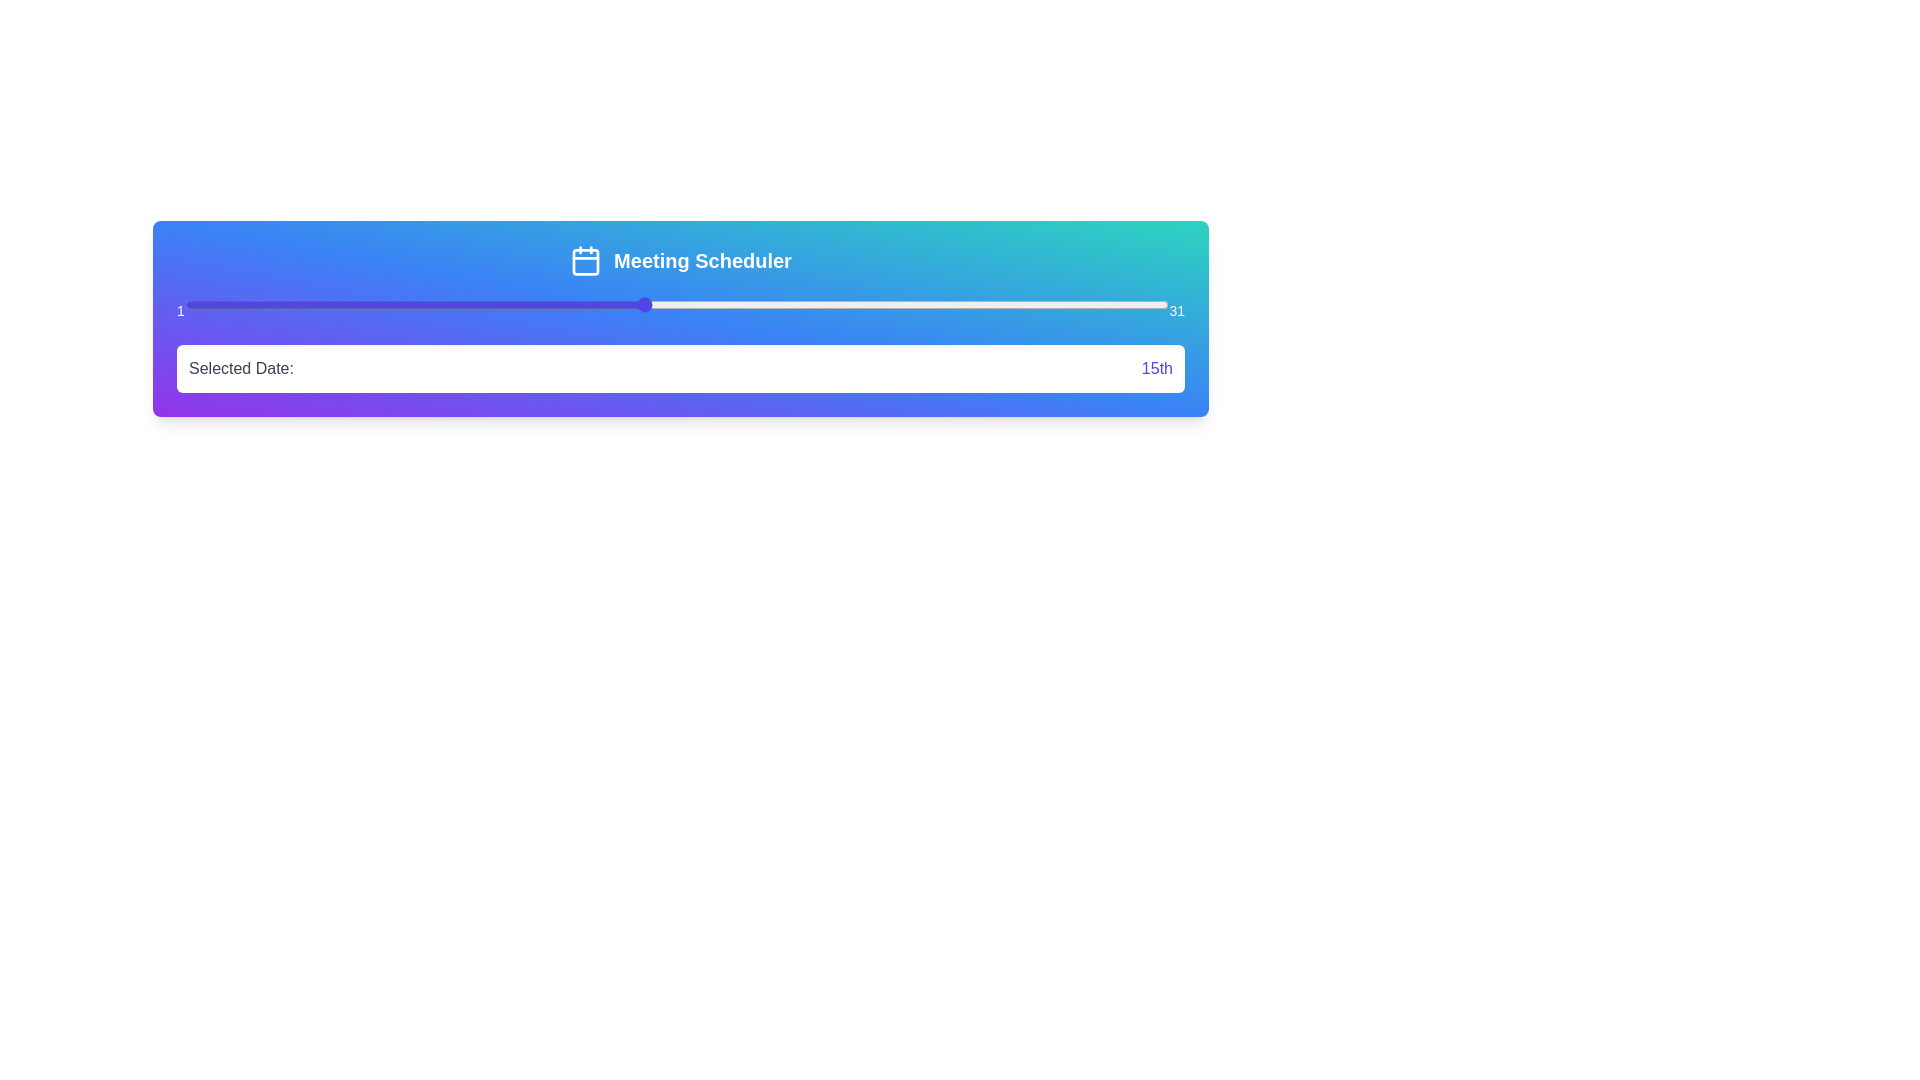 This screenshot has height=1080, width=1920. I want to click on the date, so click(480, 304).